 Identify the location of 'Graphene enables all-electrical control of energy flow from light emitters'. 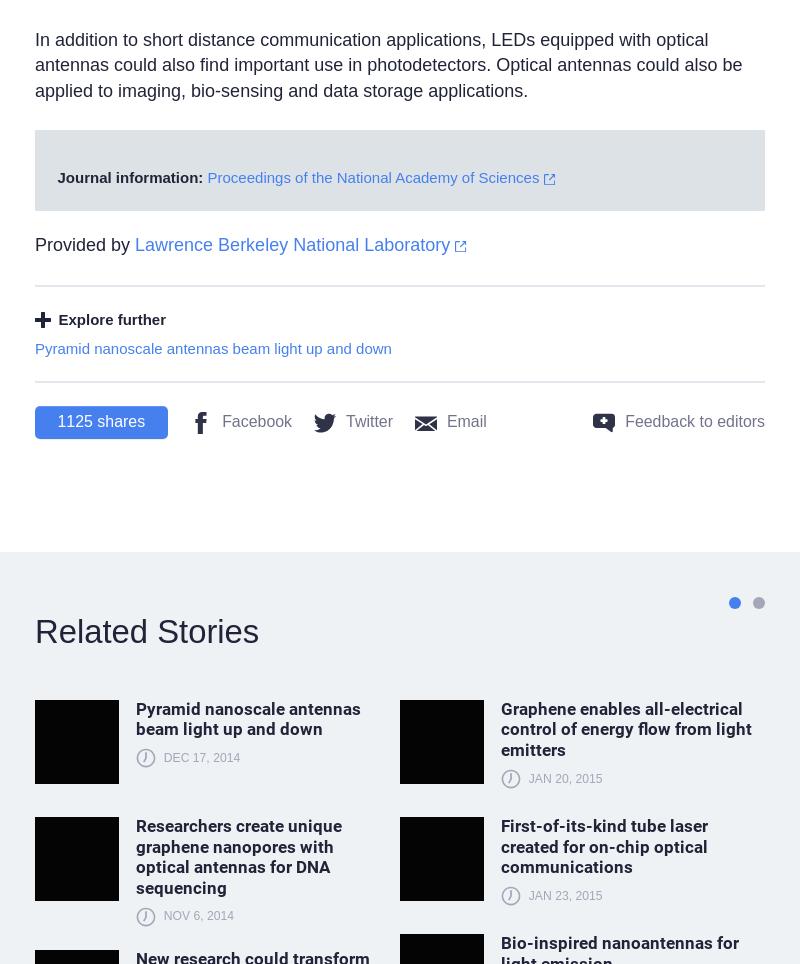
(626, 727).